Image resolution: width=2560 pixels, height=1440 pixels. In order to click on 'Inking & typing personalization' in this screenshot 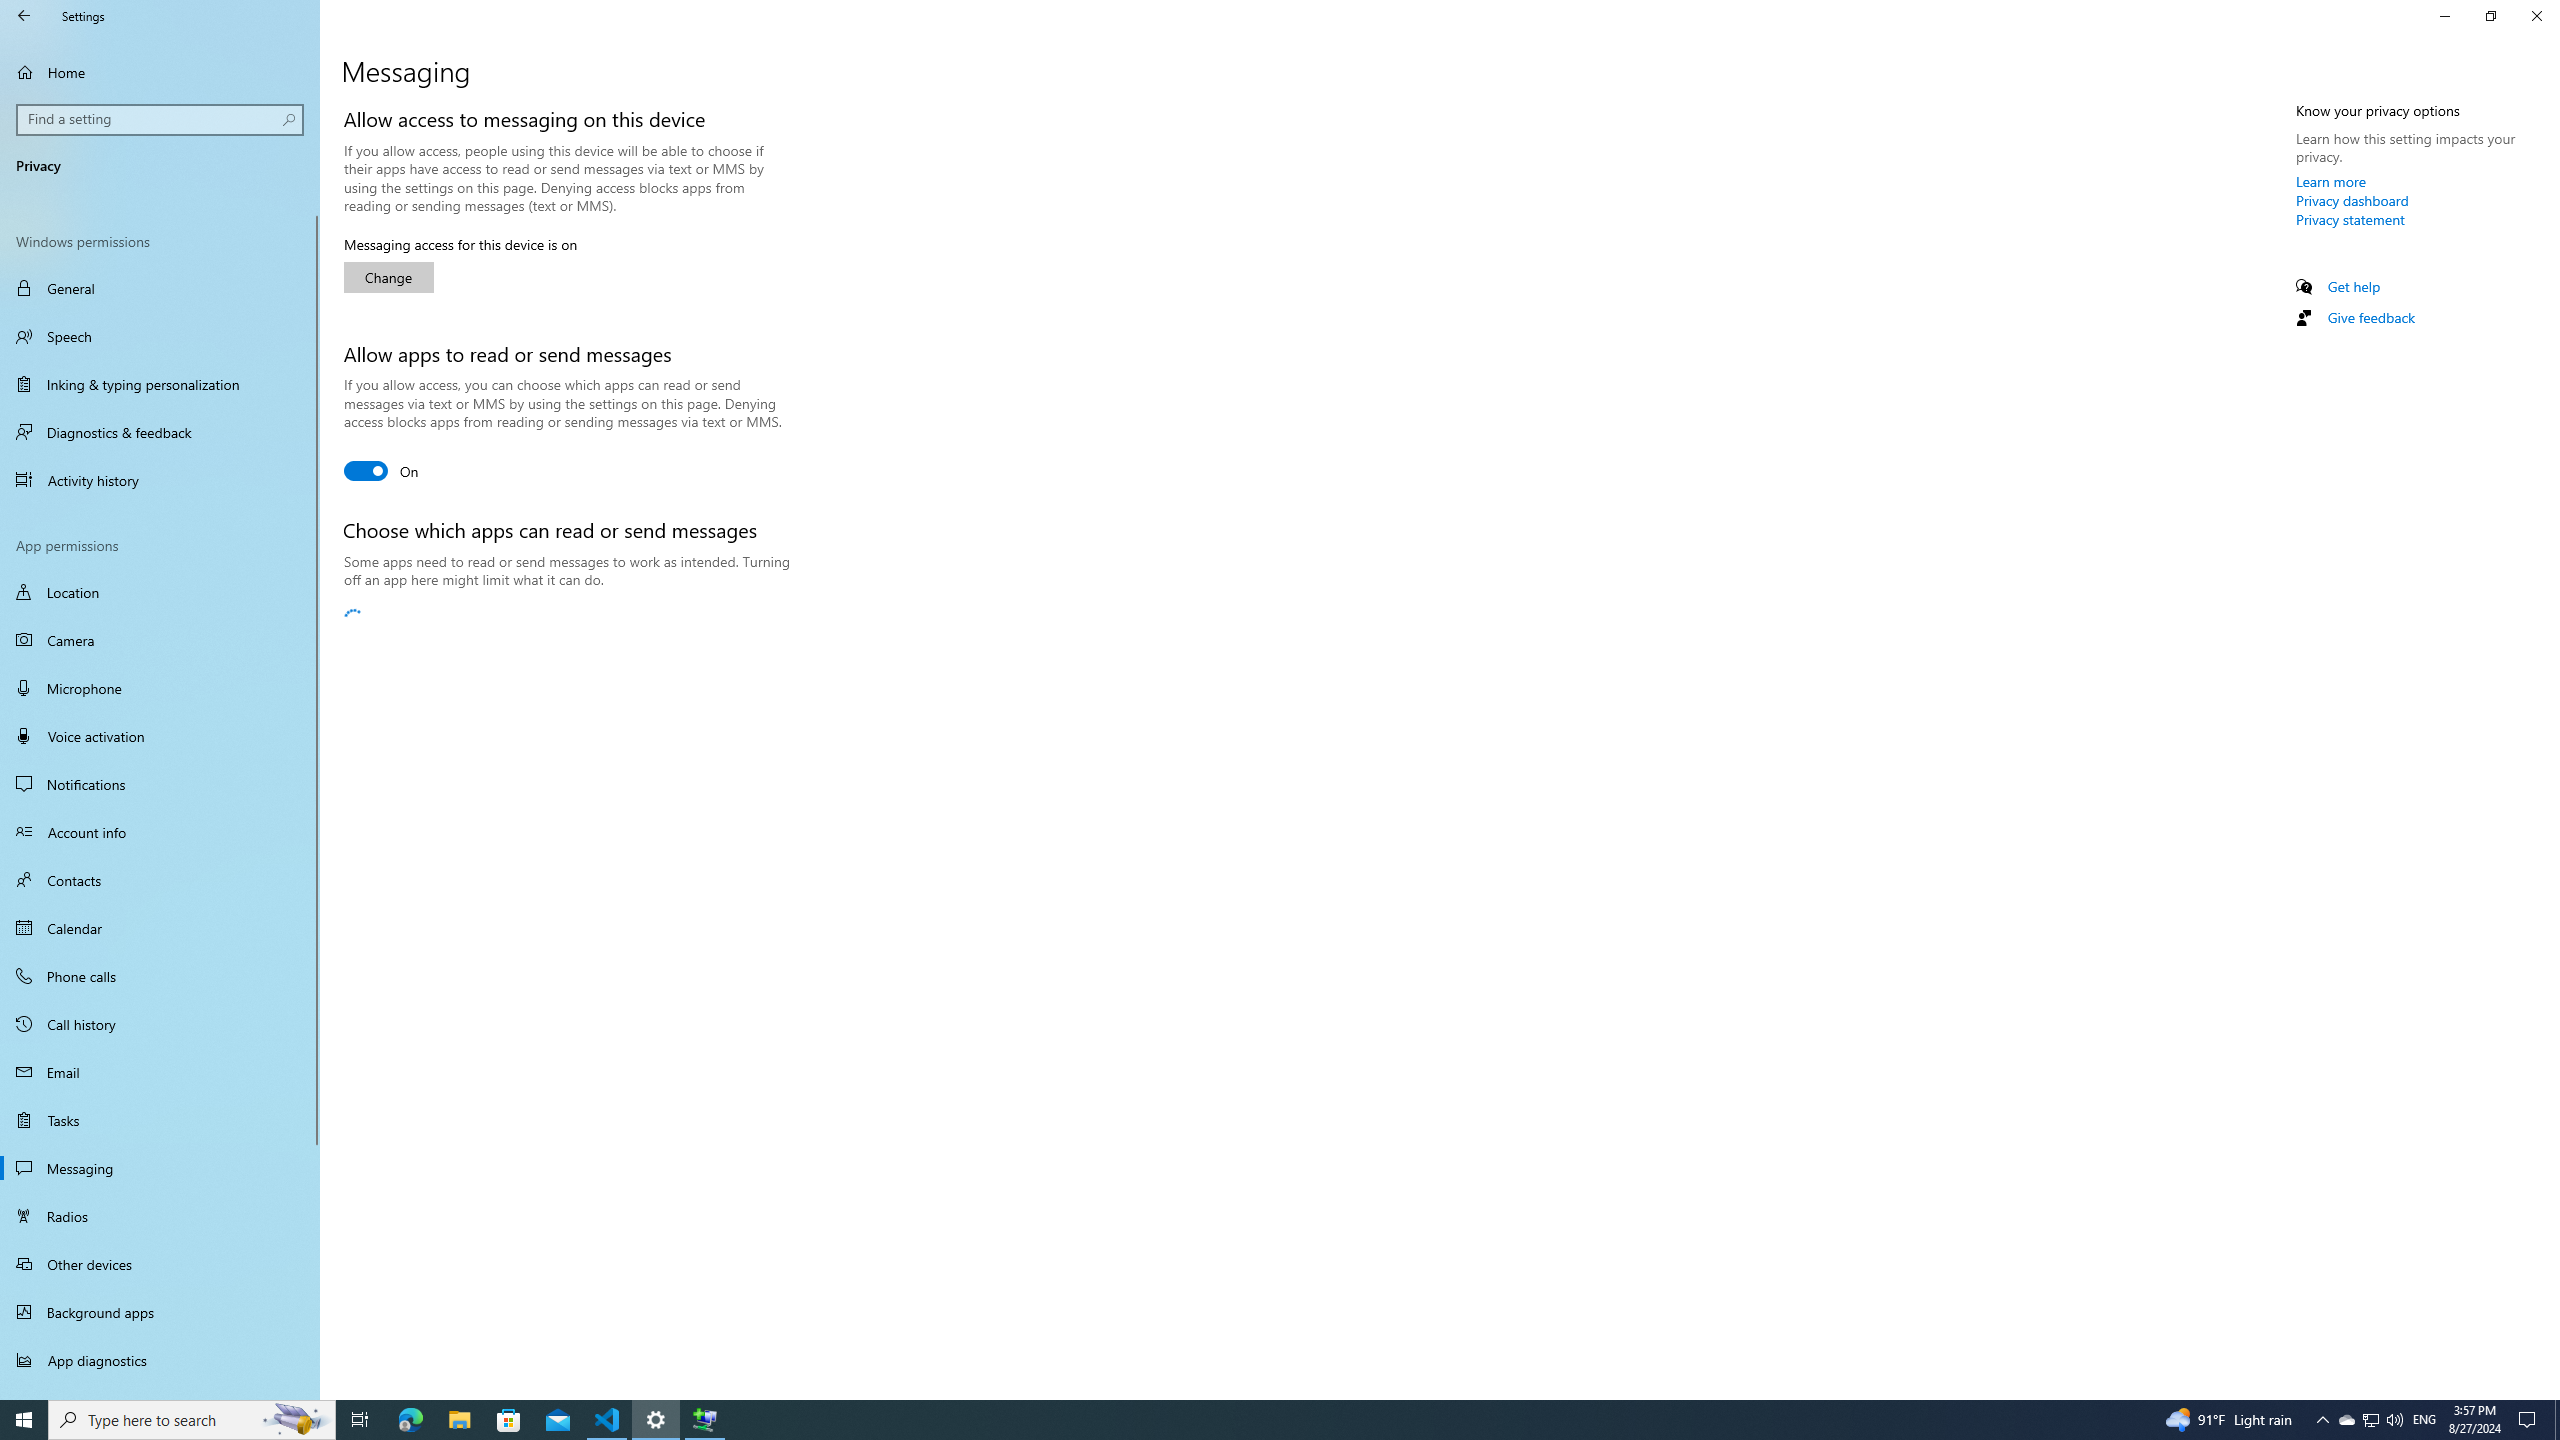, I will do `click(159, 382)`.